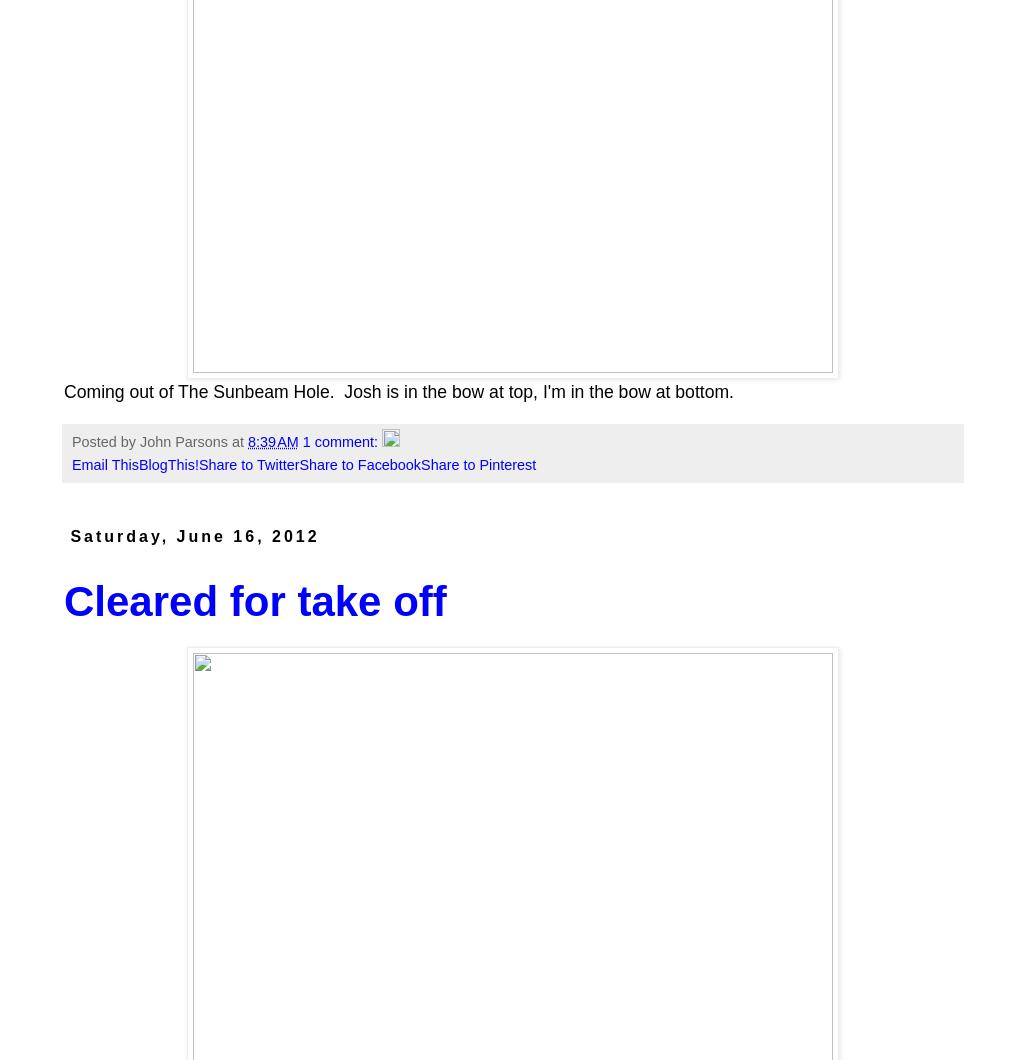 The width and height of the screenshot is (1018, 1060). I want to click on 'Share to Twitter', so click(247, 464).